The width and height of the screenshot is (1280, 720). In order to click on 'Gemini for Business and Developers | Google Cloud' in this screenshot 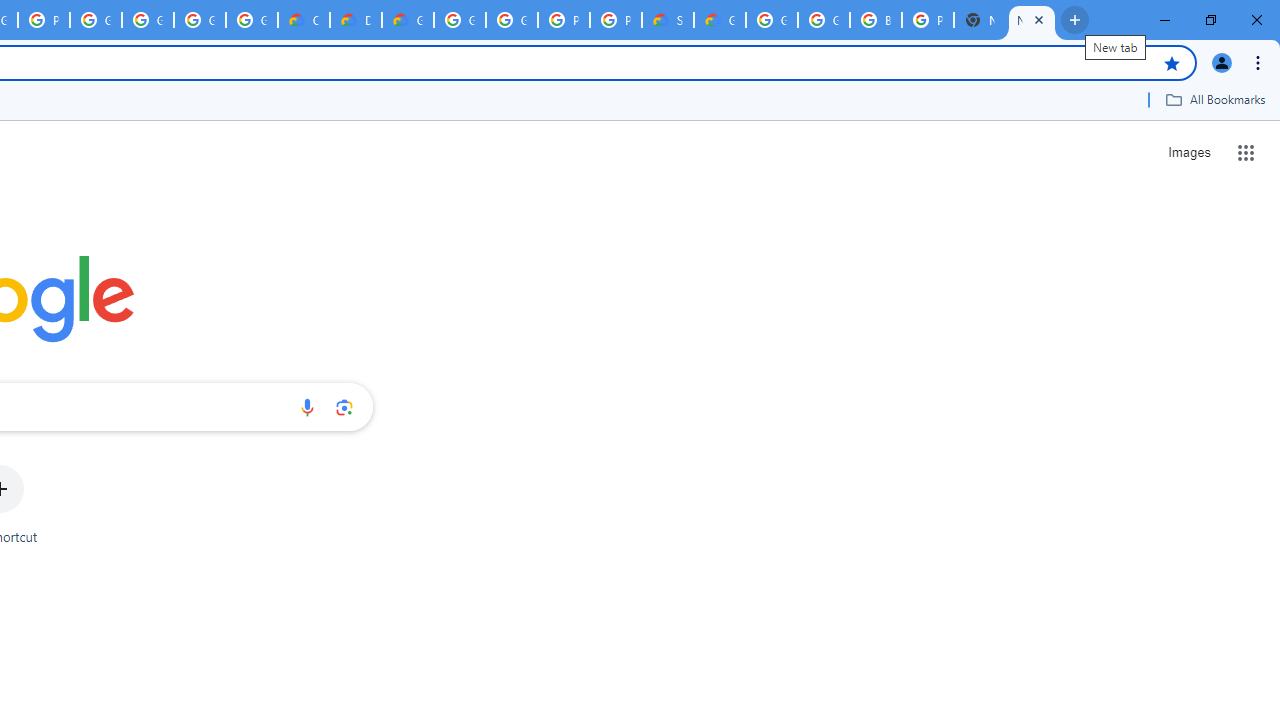, I will do `click(406, 20)`.